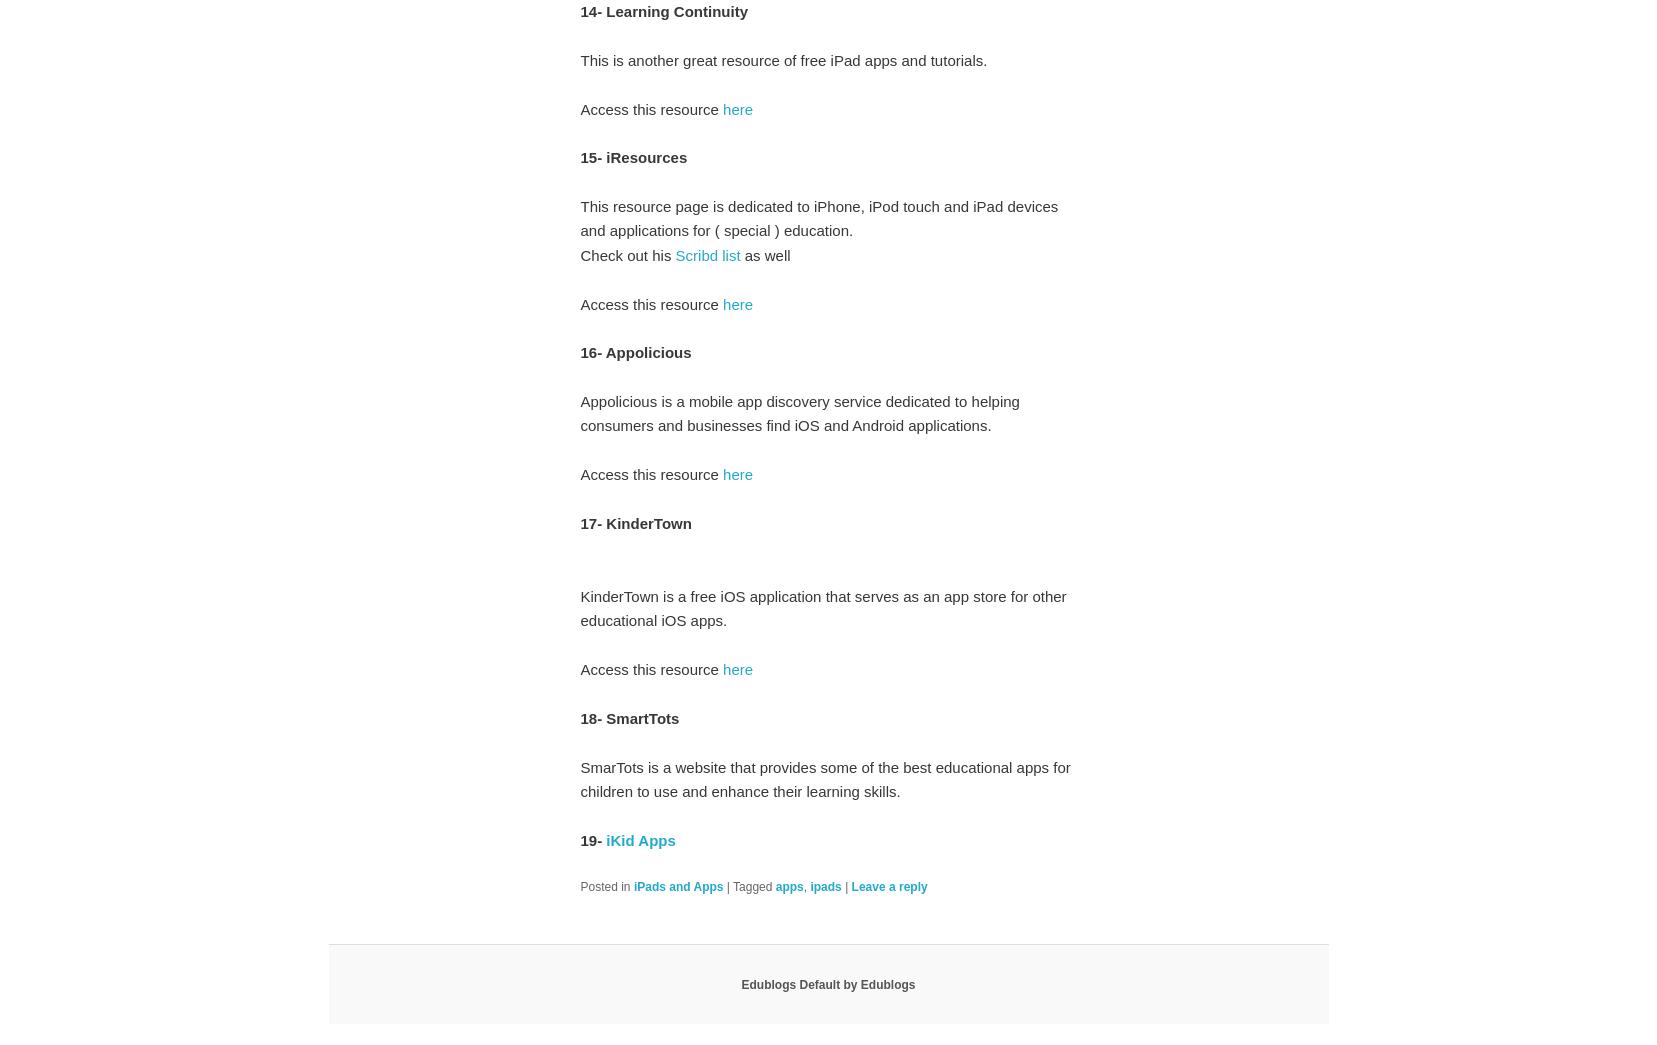 The height and width of the screenshot is (1045, 1657). Describe the element at coordinates (827, 982) in the screenshot. I see `'Edublogs Default by Edublogs'` at that location.